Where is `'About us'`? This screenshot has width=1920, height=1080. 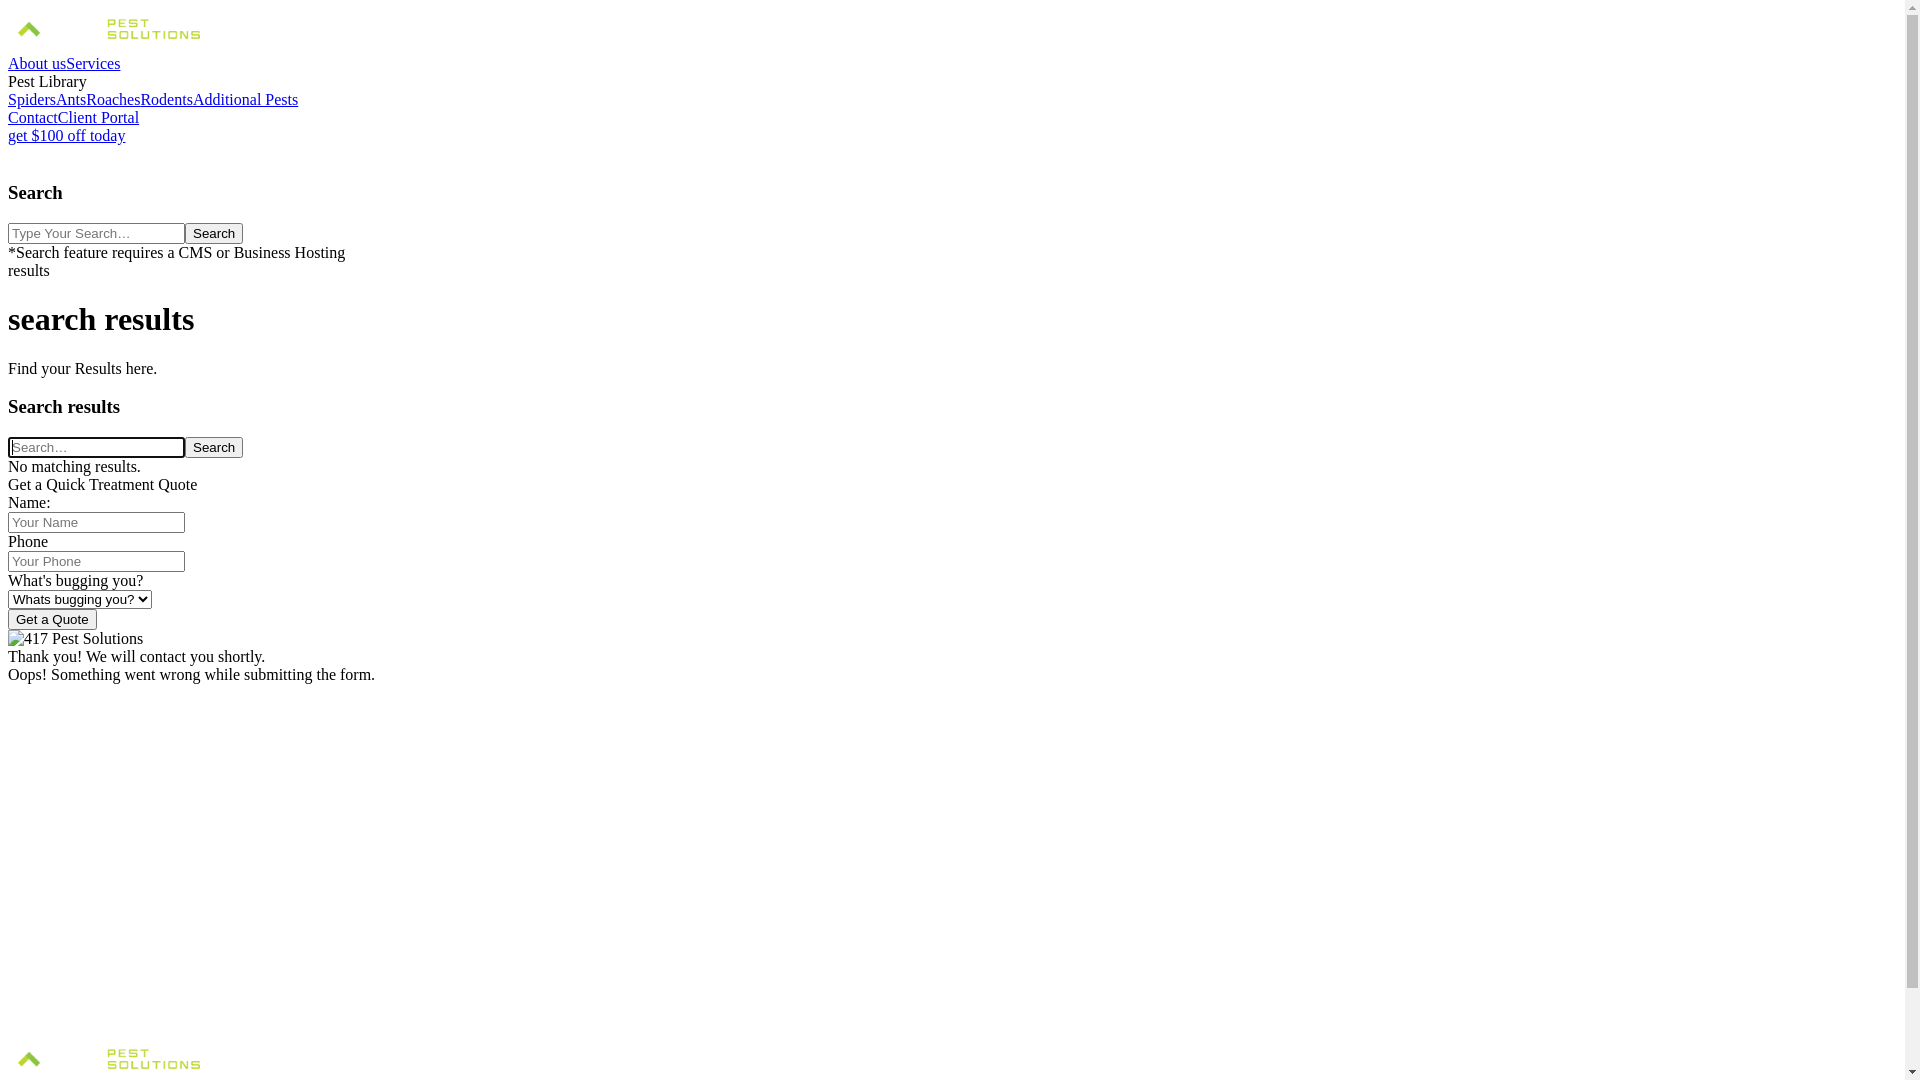
'About us' is located at coordinates (8, 62).